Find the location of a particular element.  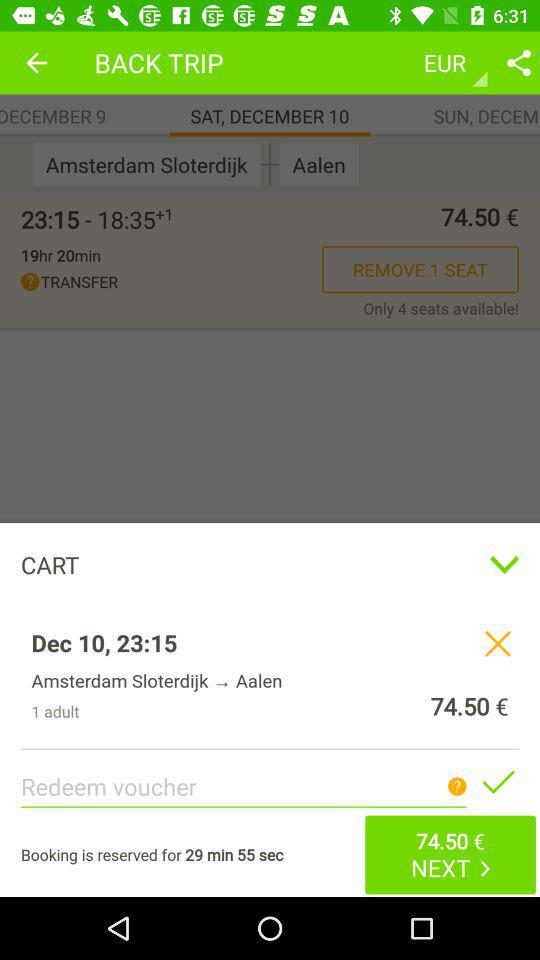

transfer icon is located at coordinates (171, 281).